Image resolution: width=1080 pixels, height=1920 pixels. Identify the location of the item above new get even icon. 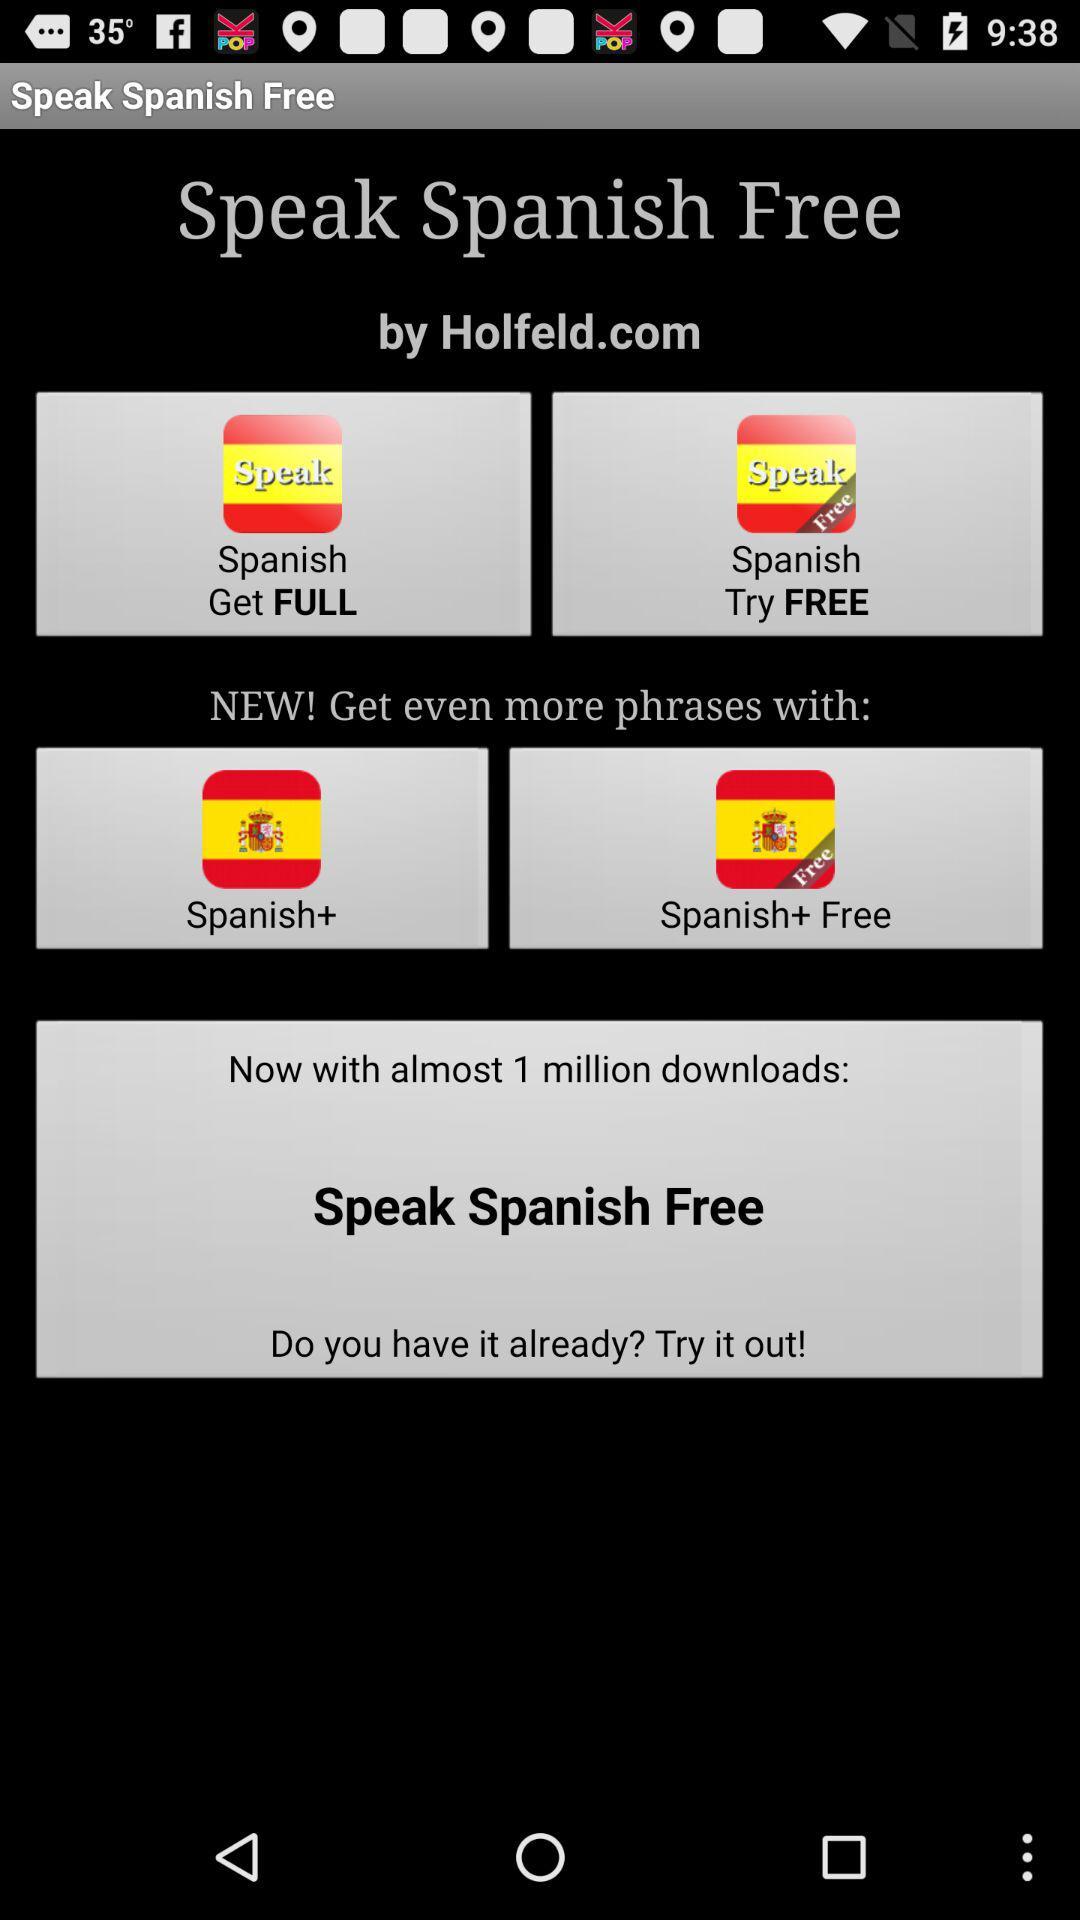
(284, 520).